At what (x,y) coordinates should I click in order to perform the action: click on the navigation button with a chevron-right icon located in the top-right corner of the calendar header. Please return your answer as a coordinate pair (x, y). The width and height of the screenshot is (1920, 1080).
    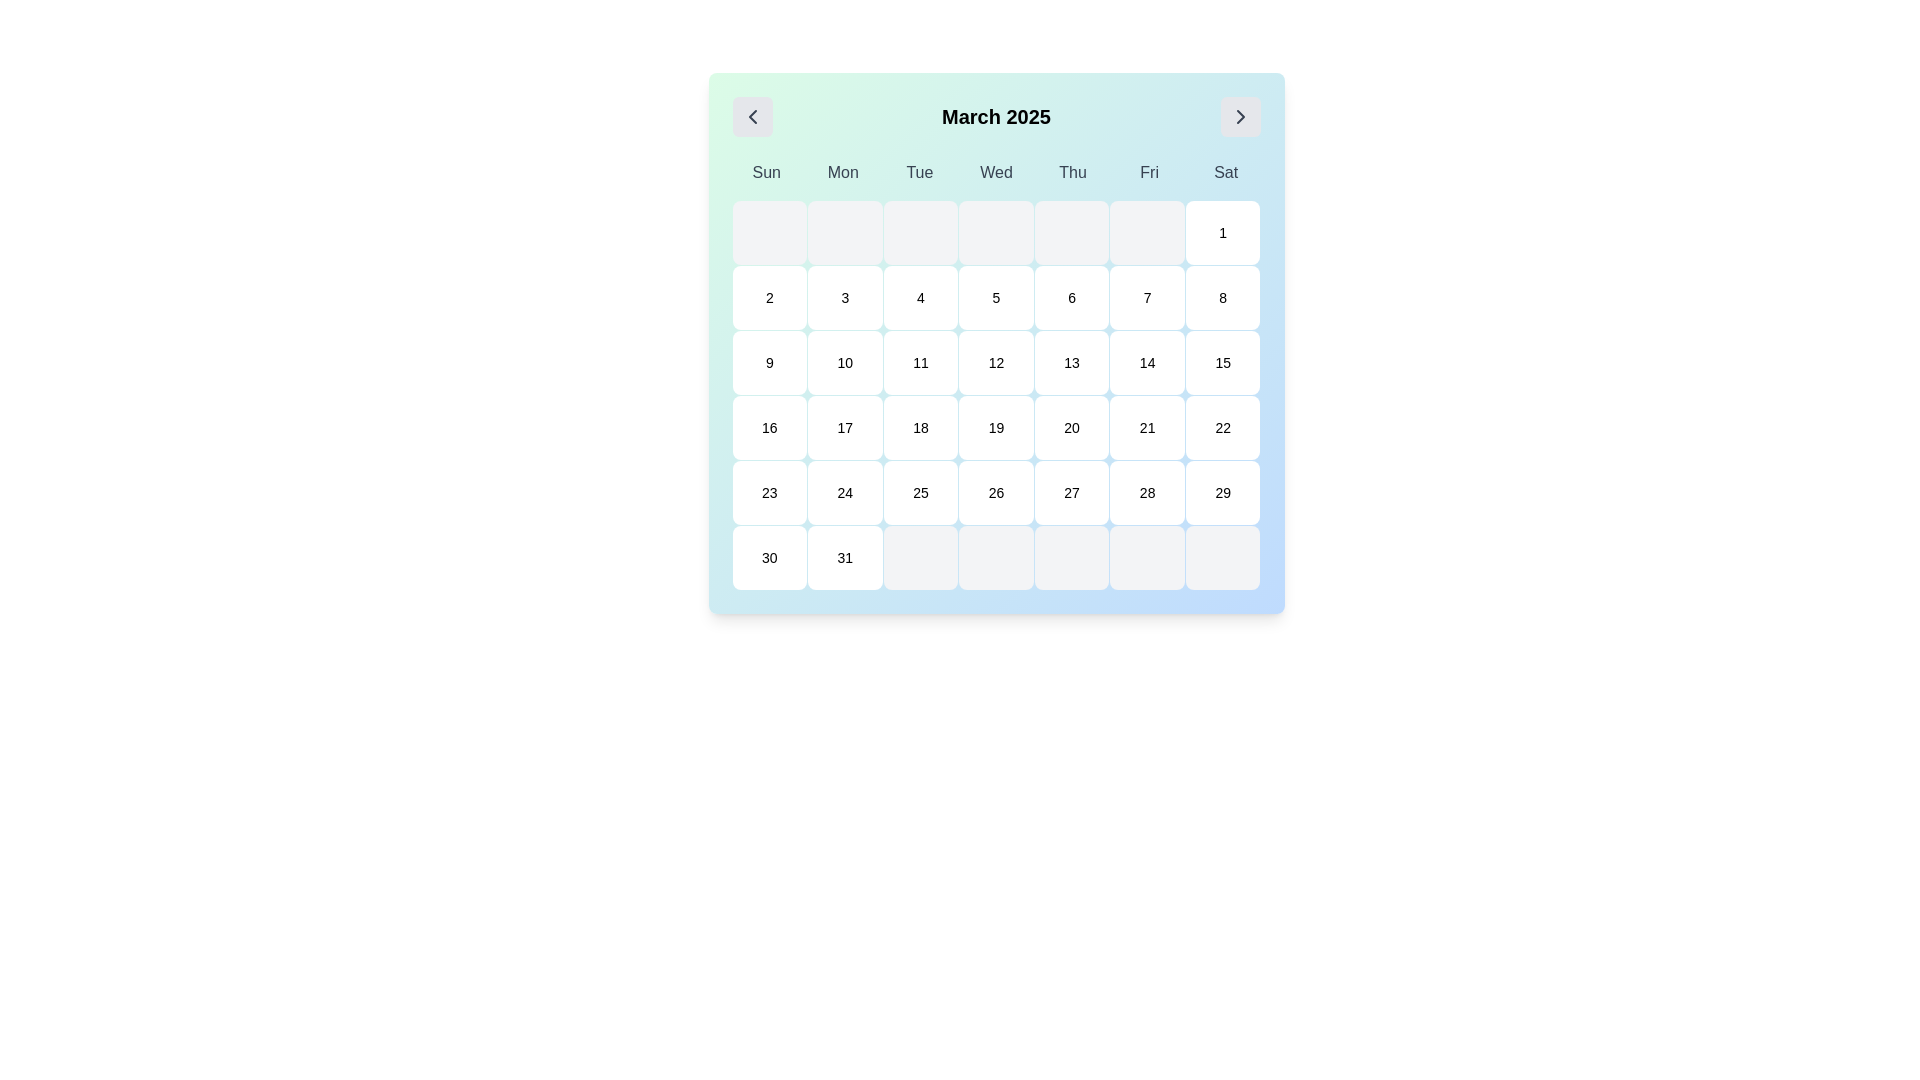
    Looking at the image, I should click on (1239, 116).